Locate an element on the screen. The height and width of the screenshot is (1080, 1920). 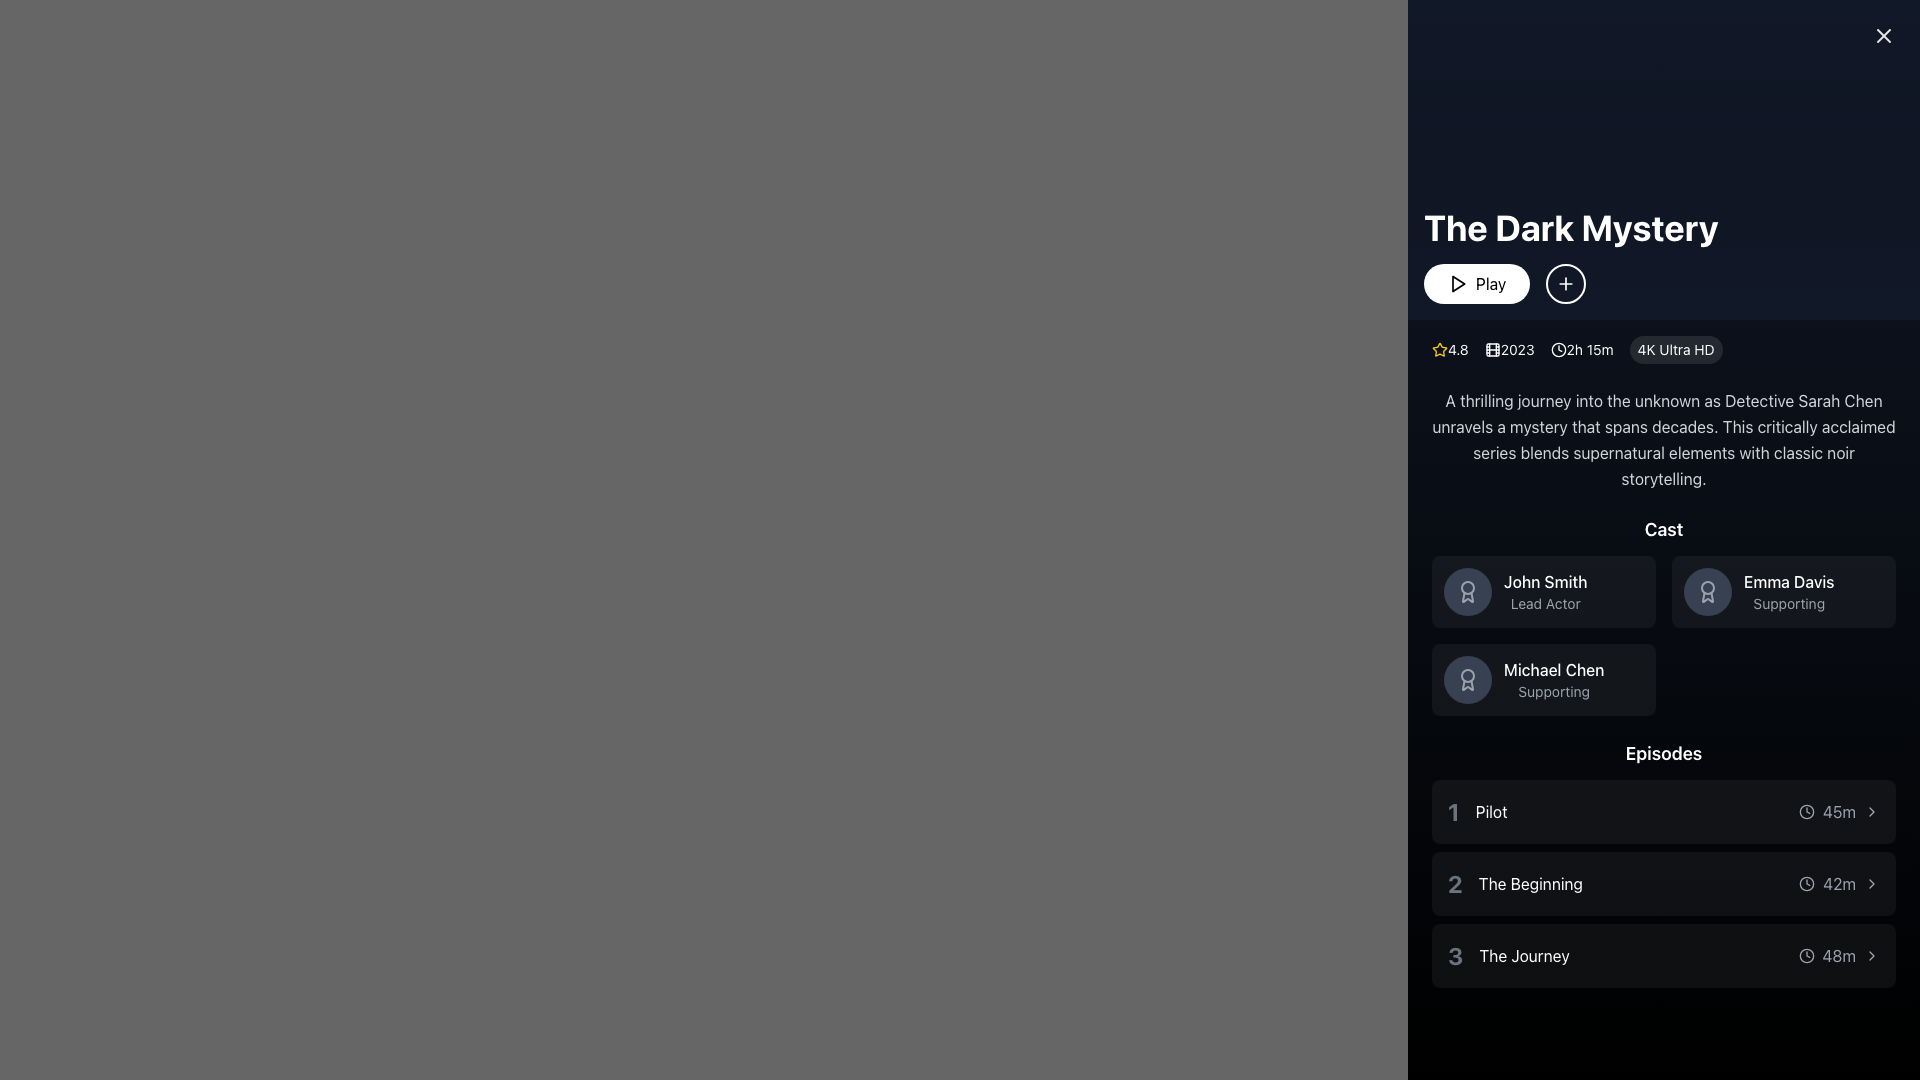
the static text label displaying '45m', which is located next to a clock icon and to the right of the episode title 'Pilot' in the 'Episodes' list is located at coordinates (1839, 812).